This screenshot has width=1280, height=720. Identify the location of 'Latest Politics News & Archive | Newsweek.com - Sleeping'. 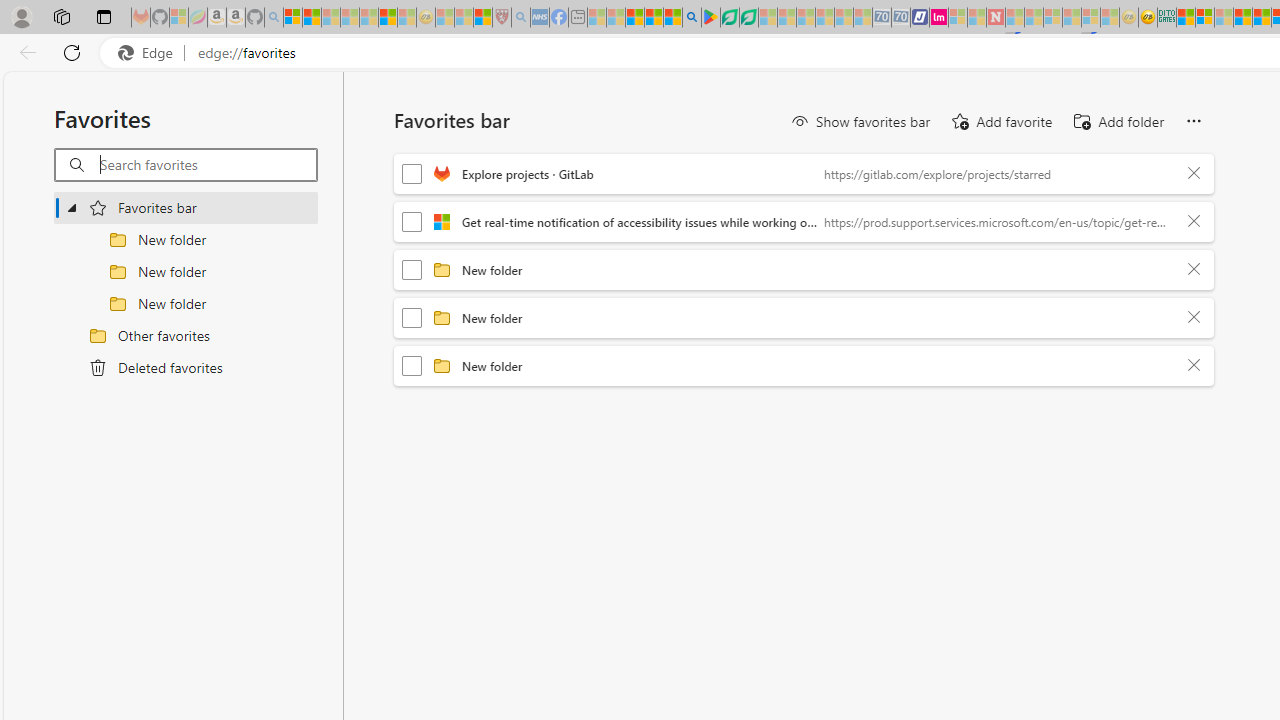
(995, 17).